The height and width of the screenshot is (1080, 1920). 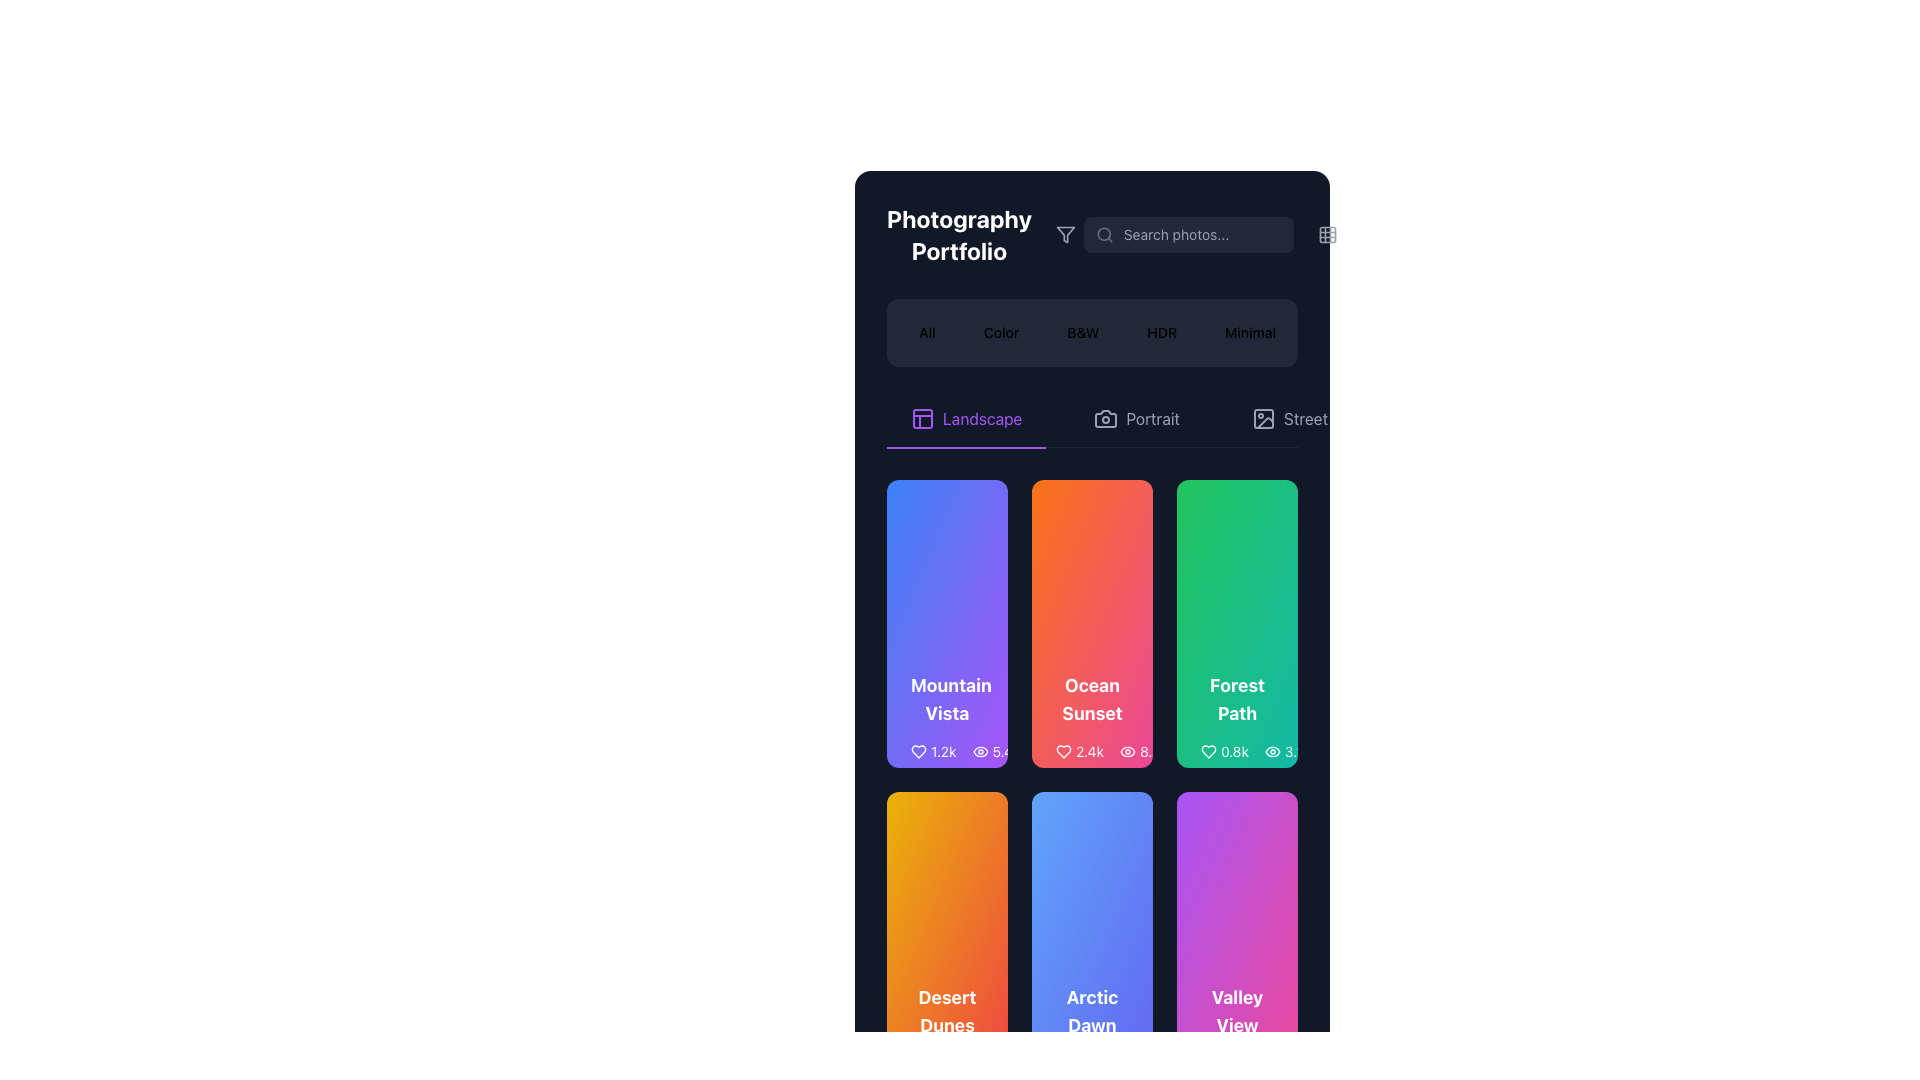 I want to click on the text label that serves as the title or identifier for the card, located in the top-left position of a grid layout, so click(x=946, y=698).